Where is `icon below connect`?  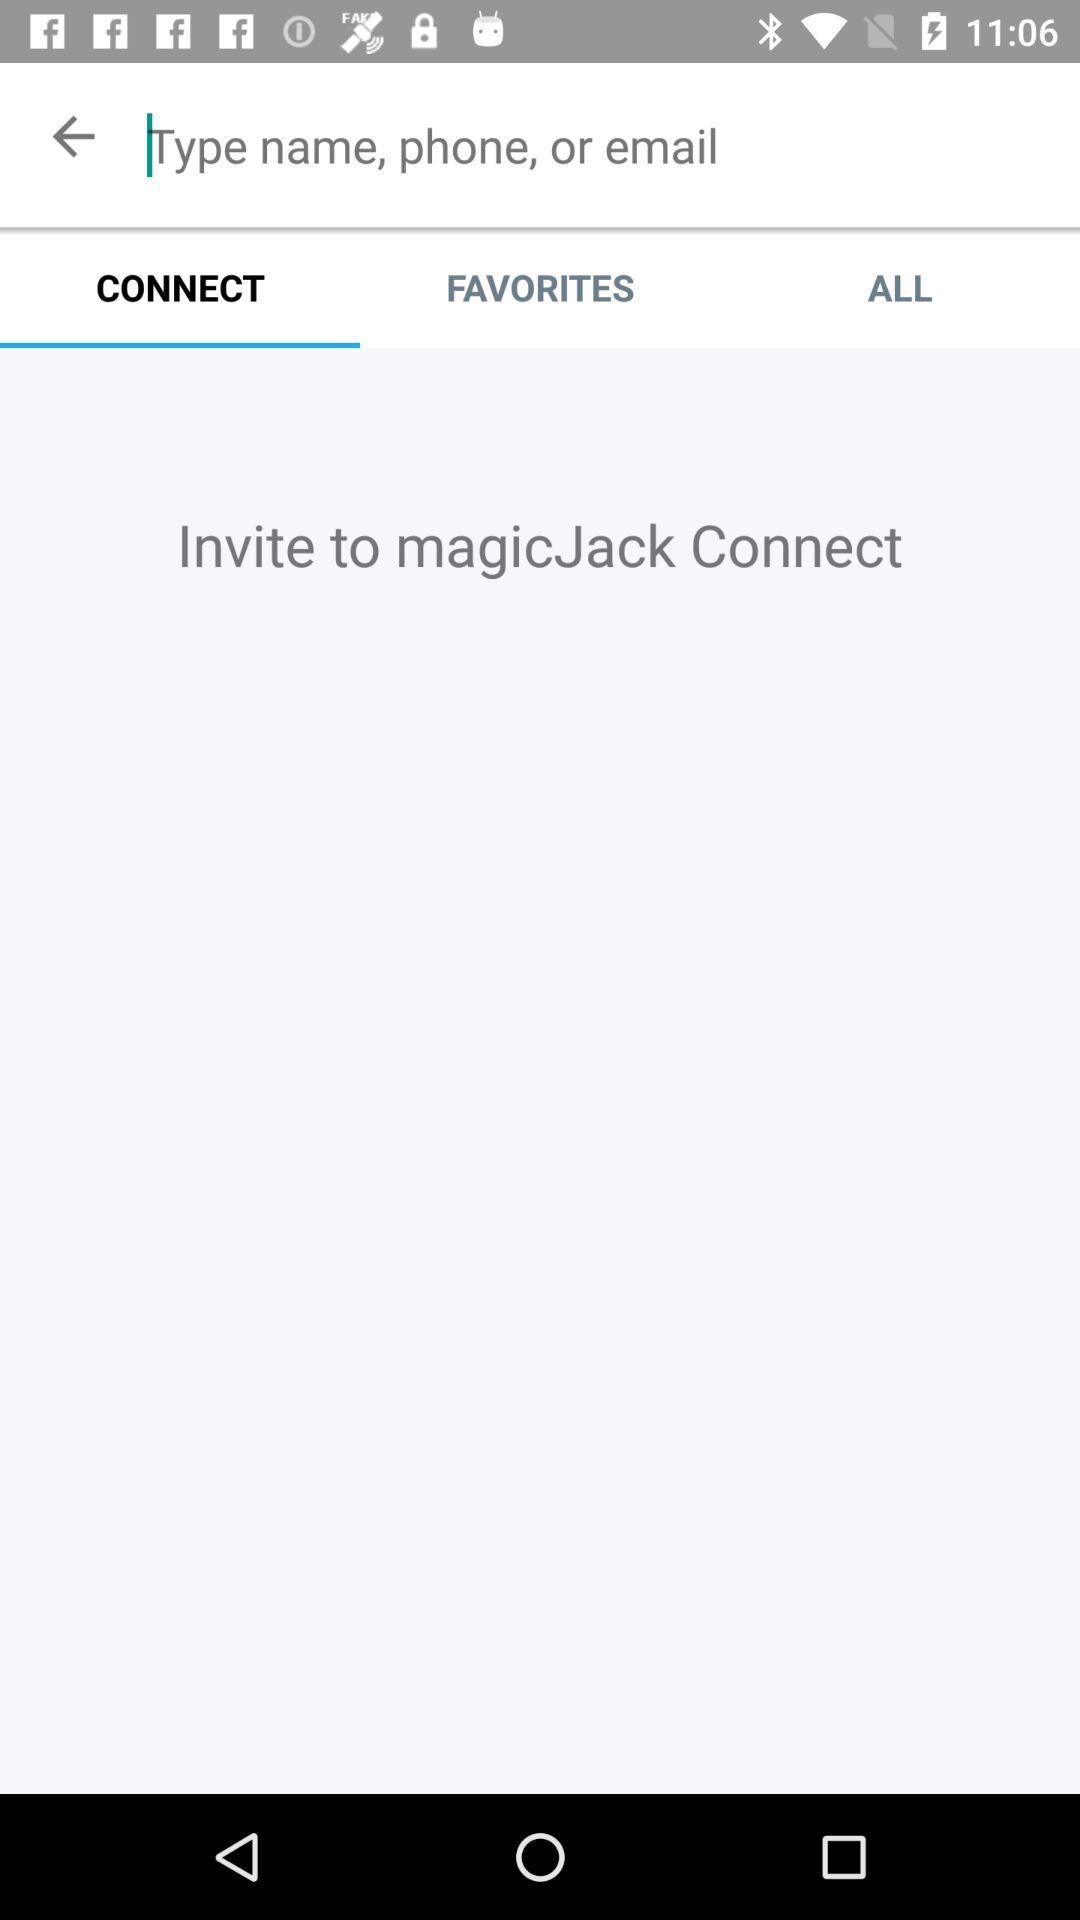 icon below connect is located at coordinates (540, 544).